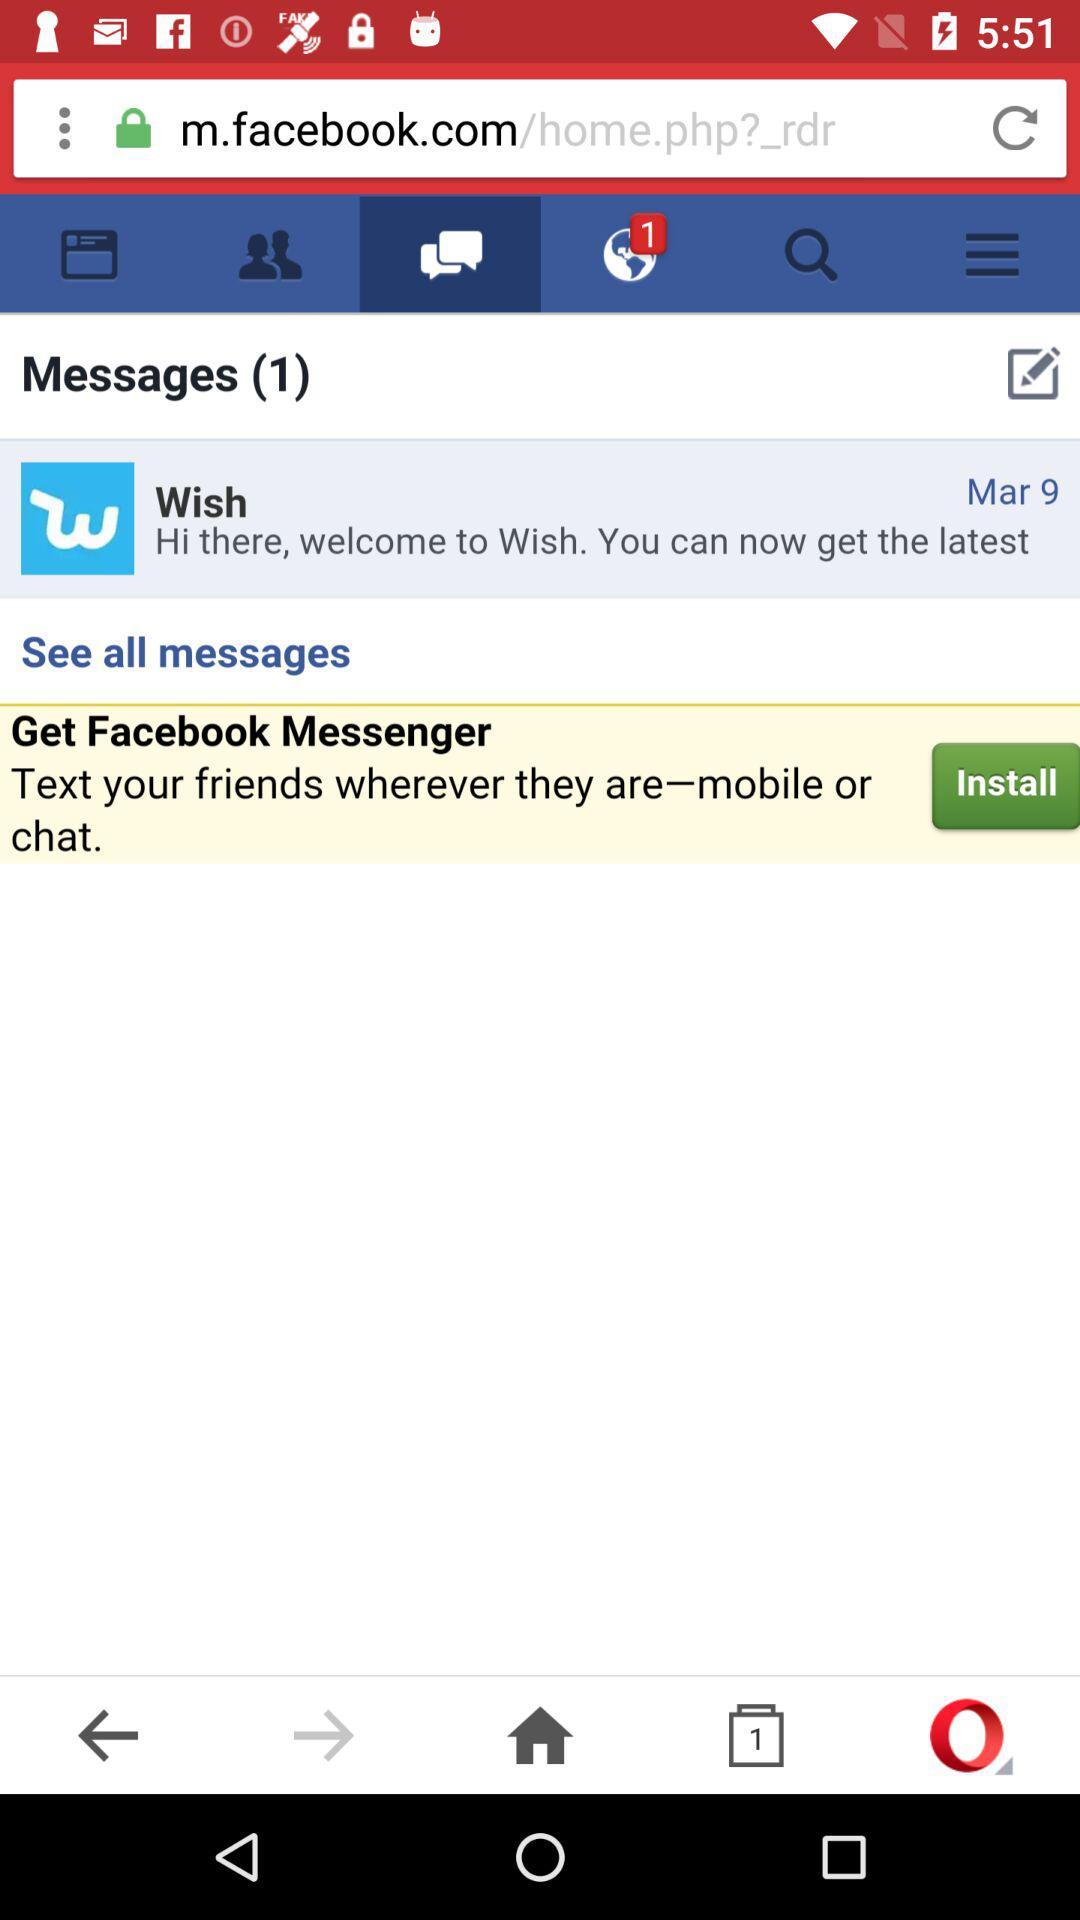 Image resolution: width=1080 pixels, height=1920 pixels. Describe the element at coordinates (323, 1734) in the screenshot. I see `the arrow_forward icon` at that location.